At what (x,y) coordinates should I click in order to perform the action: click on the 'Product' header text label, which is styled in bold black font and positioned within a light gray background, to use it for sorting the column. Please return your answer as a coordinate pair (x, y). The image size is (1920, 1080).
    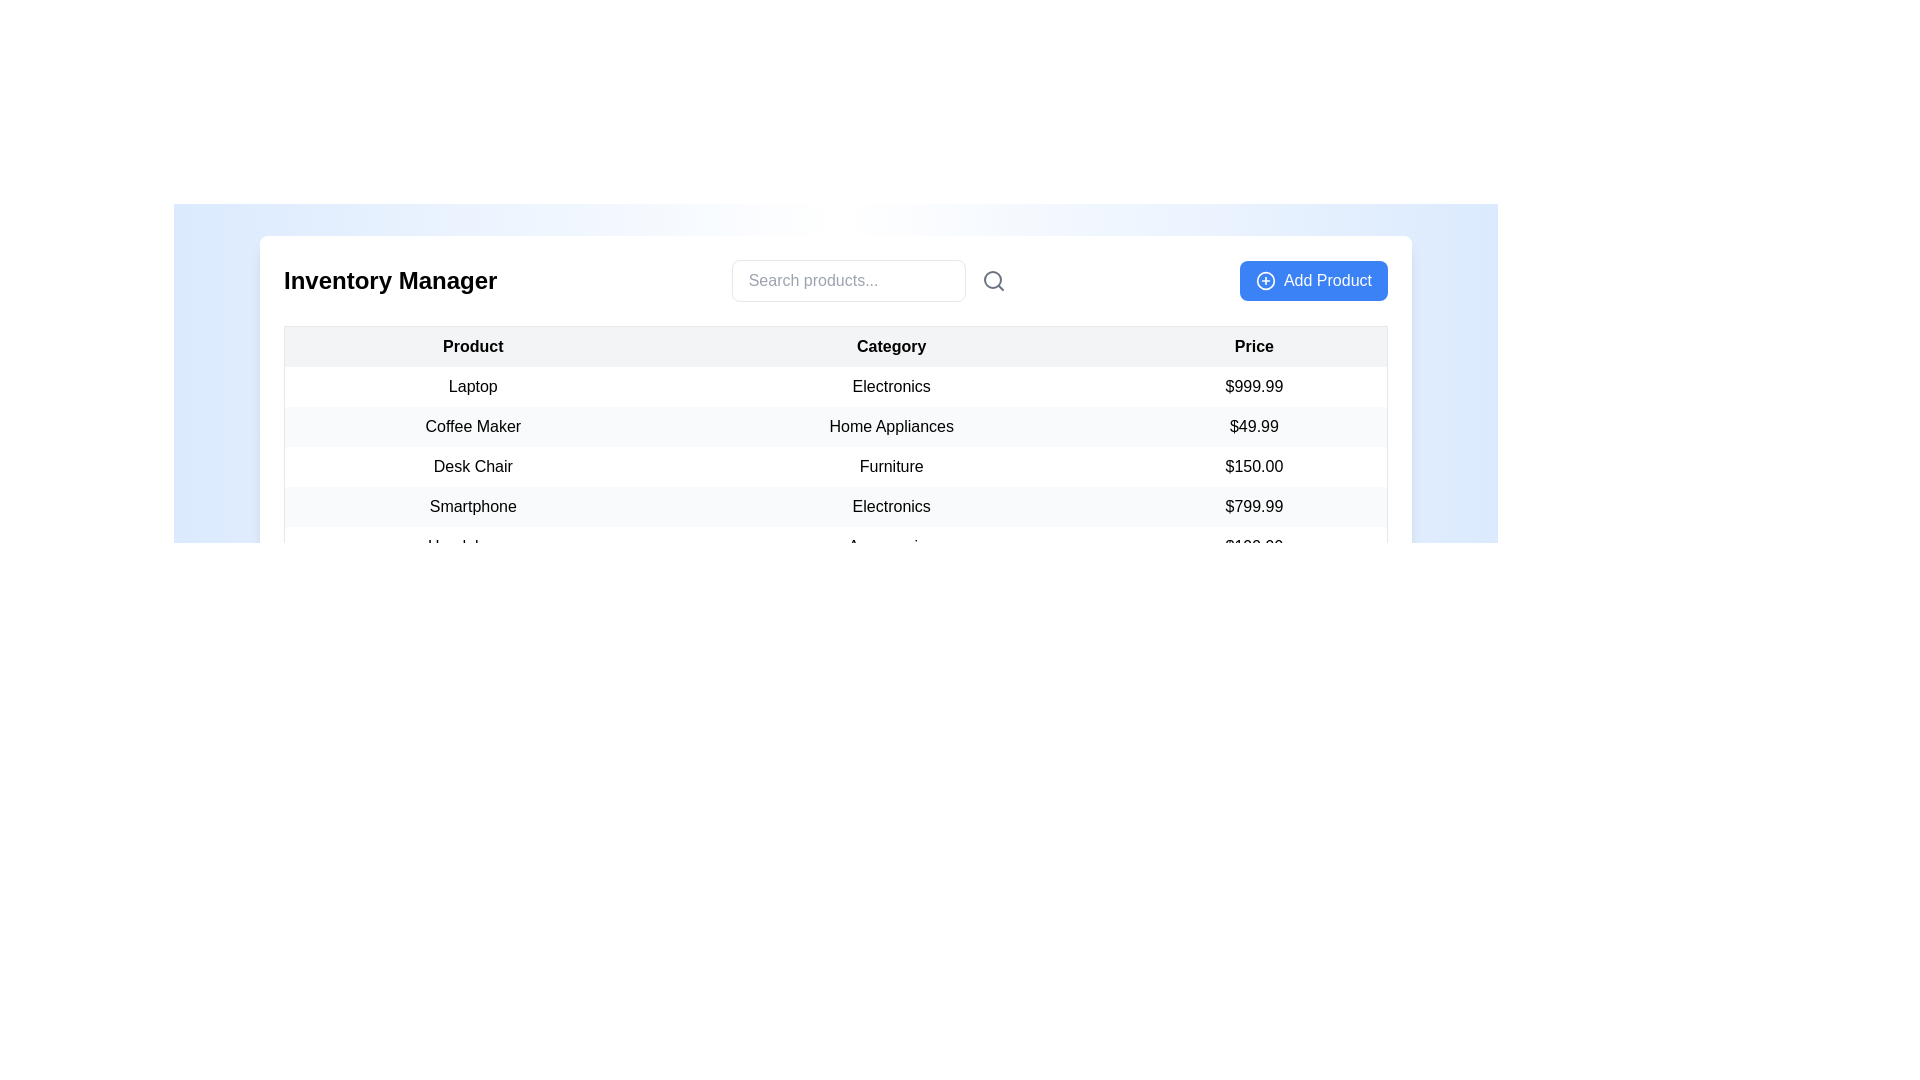
    Looking at the image, I should click on (472, 345).